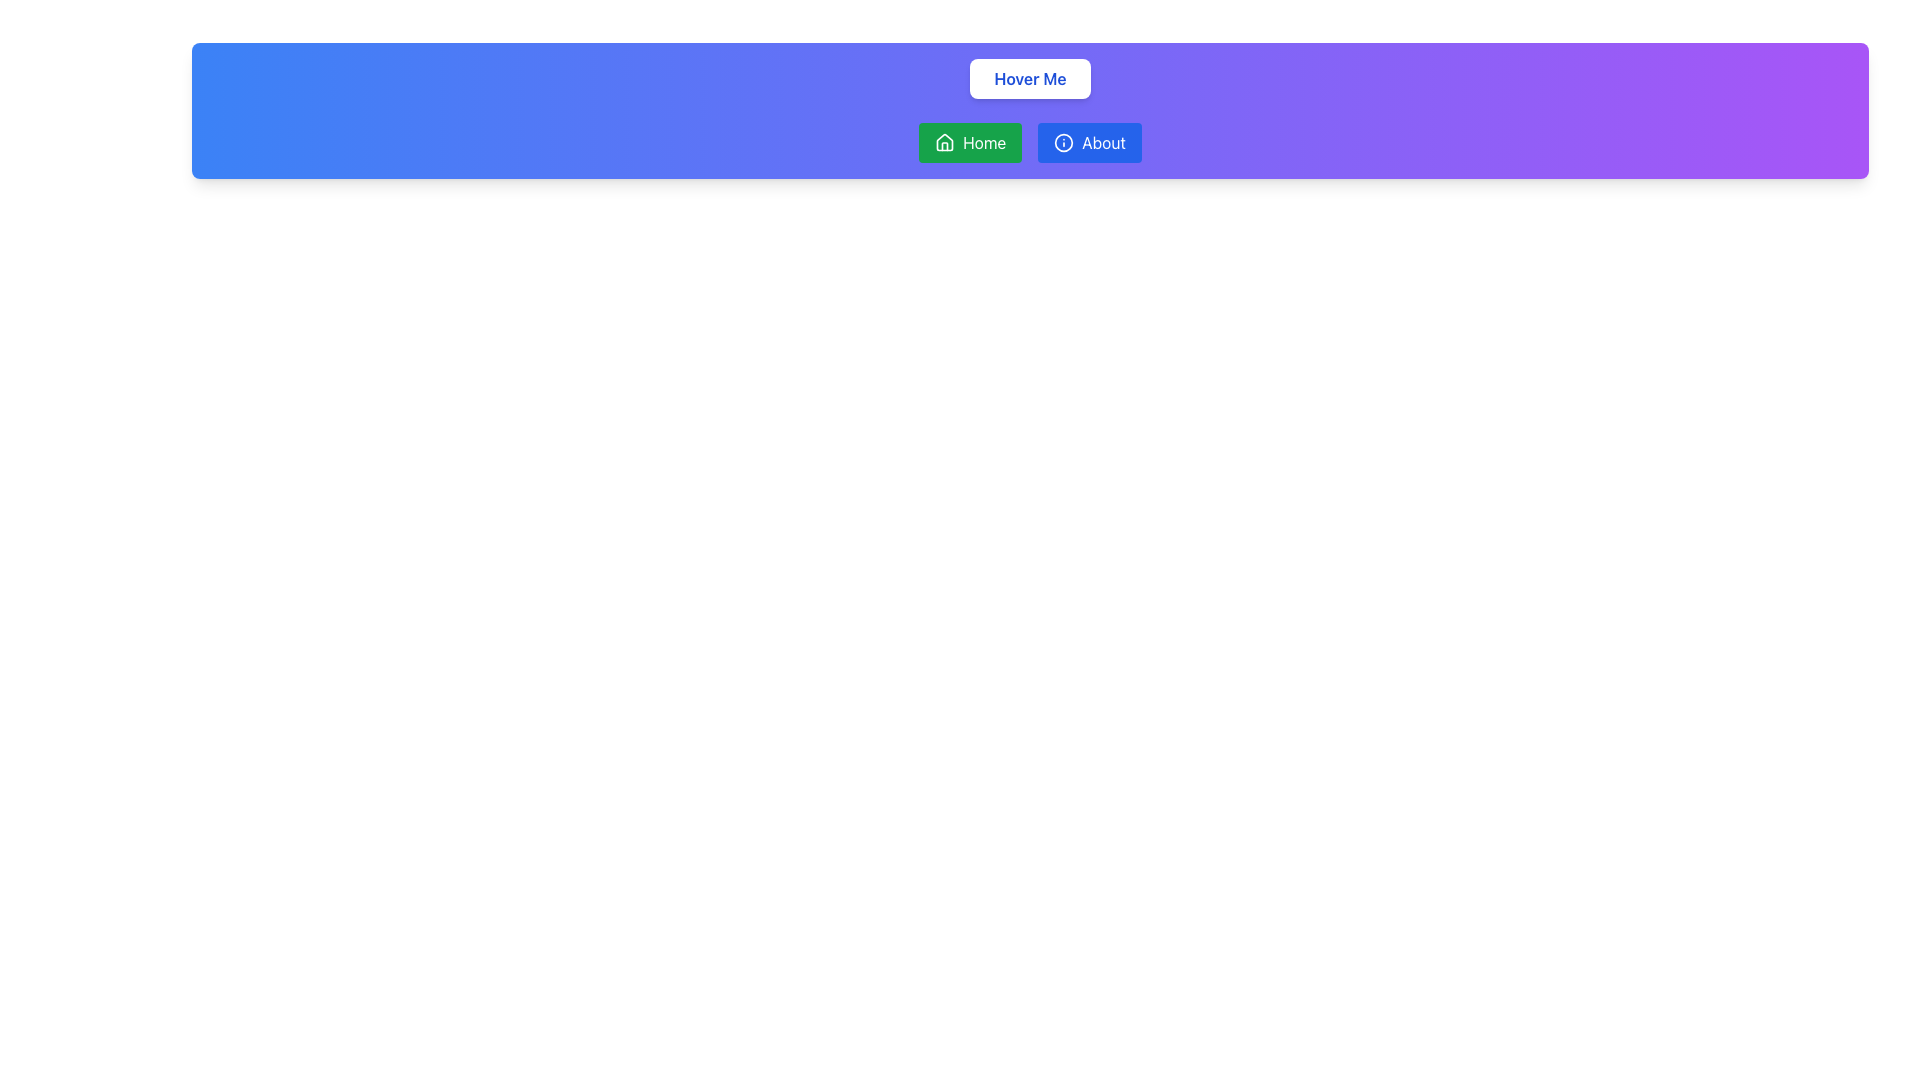  What do you see at coordinates (1088, 141) in the screenshot?
I see `the navigational button located to the right of the 'Home' button in the navigation bar` at bounding box center [1088, 141].